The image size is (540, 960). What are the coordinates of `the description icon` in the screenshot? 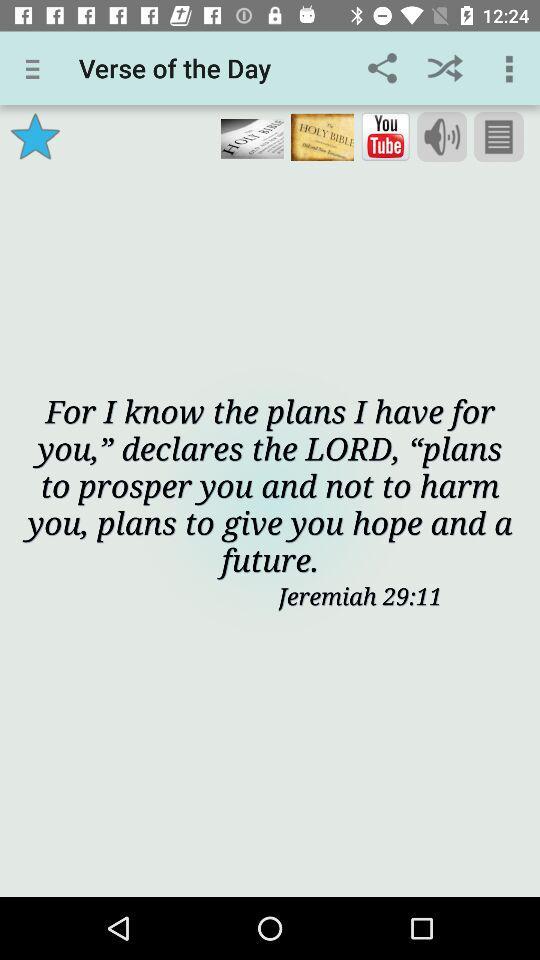 It's located at (497, 136).